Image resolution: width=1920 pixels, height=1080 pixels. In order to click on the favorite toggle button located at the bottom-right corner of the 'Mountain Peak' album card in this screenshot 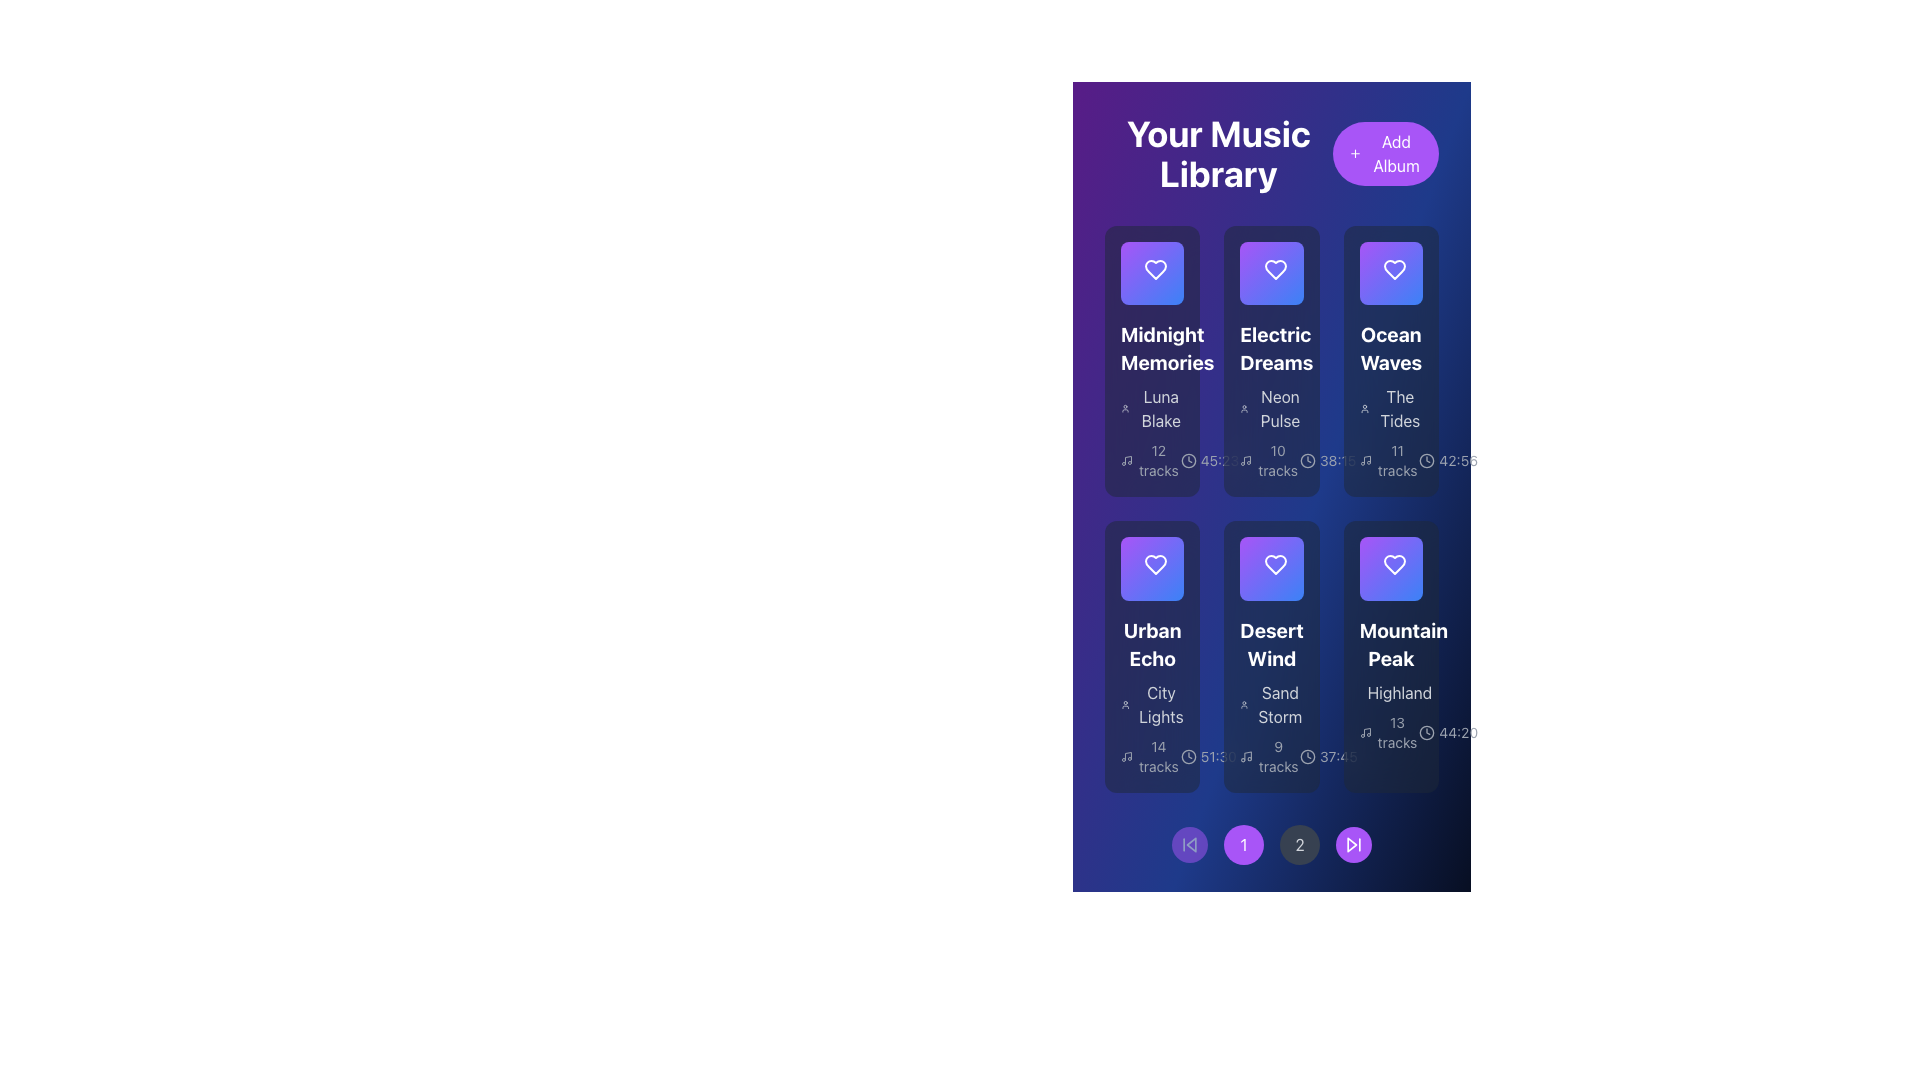, I will do `click(1390, 569)`.